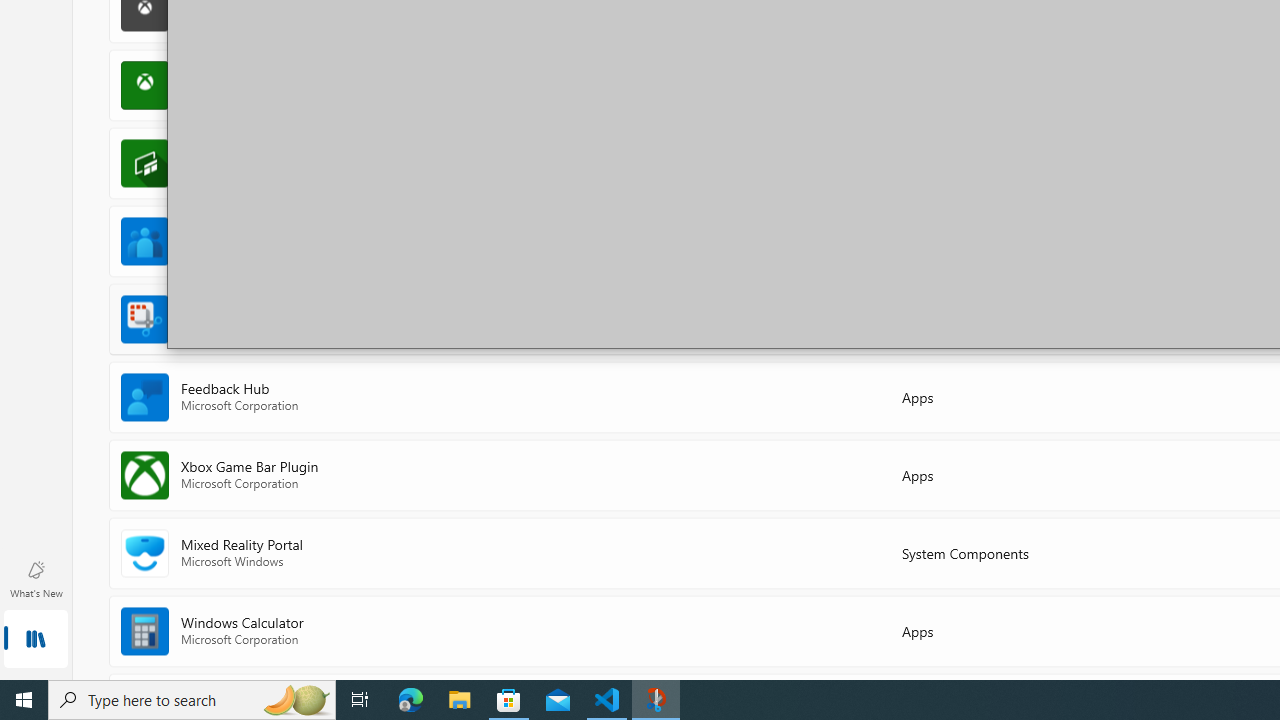 Image resolution: width=1280 pixels, height=720 pixels. What do you see at coordinates (359, 698) in the screenshot?
I see `'Task View'` at bounding box center [359, 698].